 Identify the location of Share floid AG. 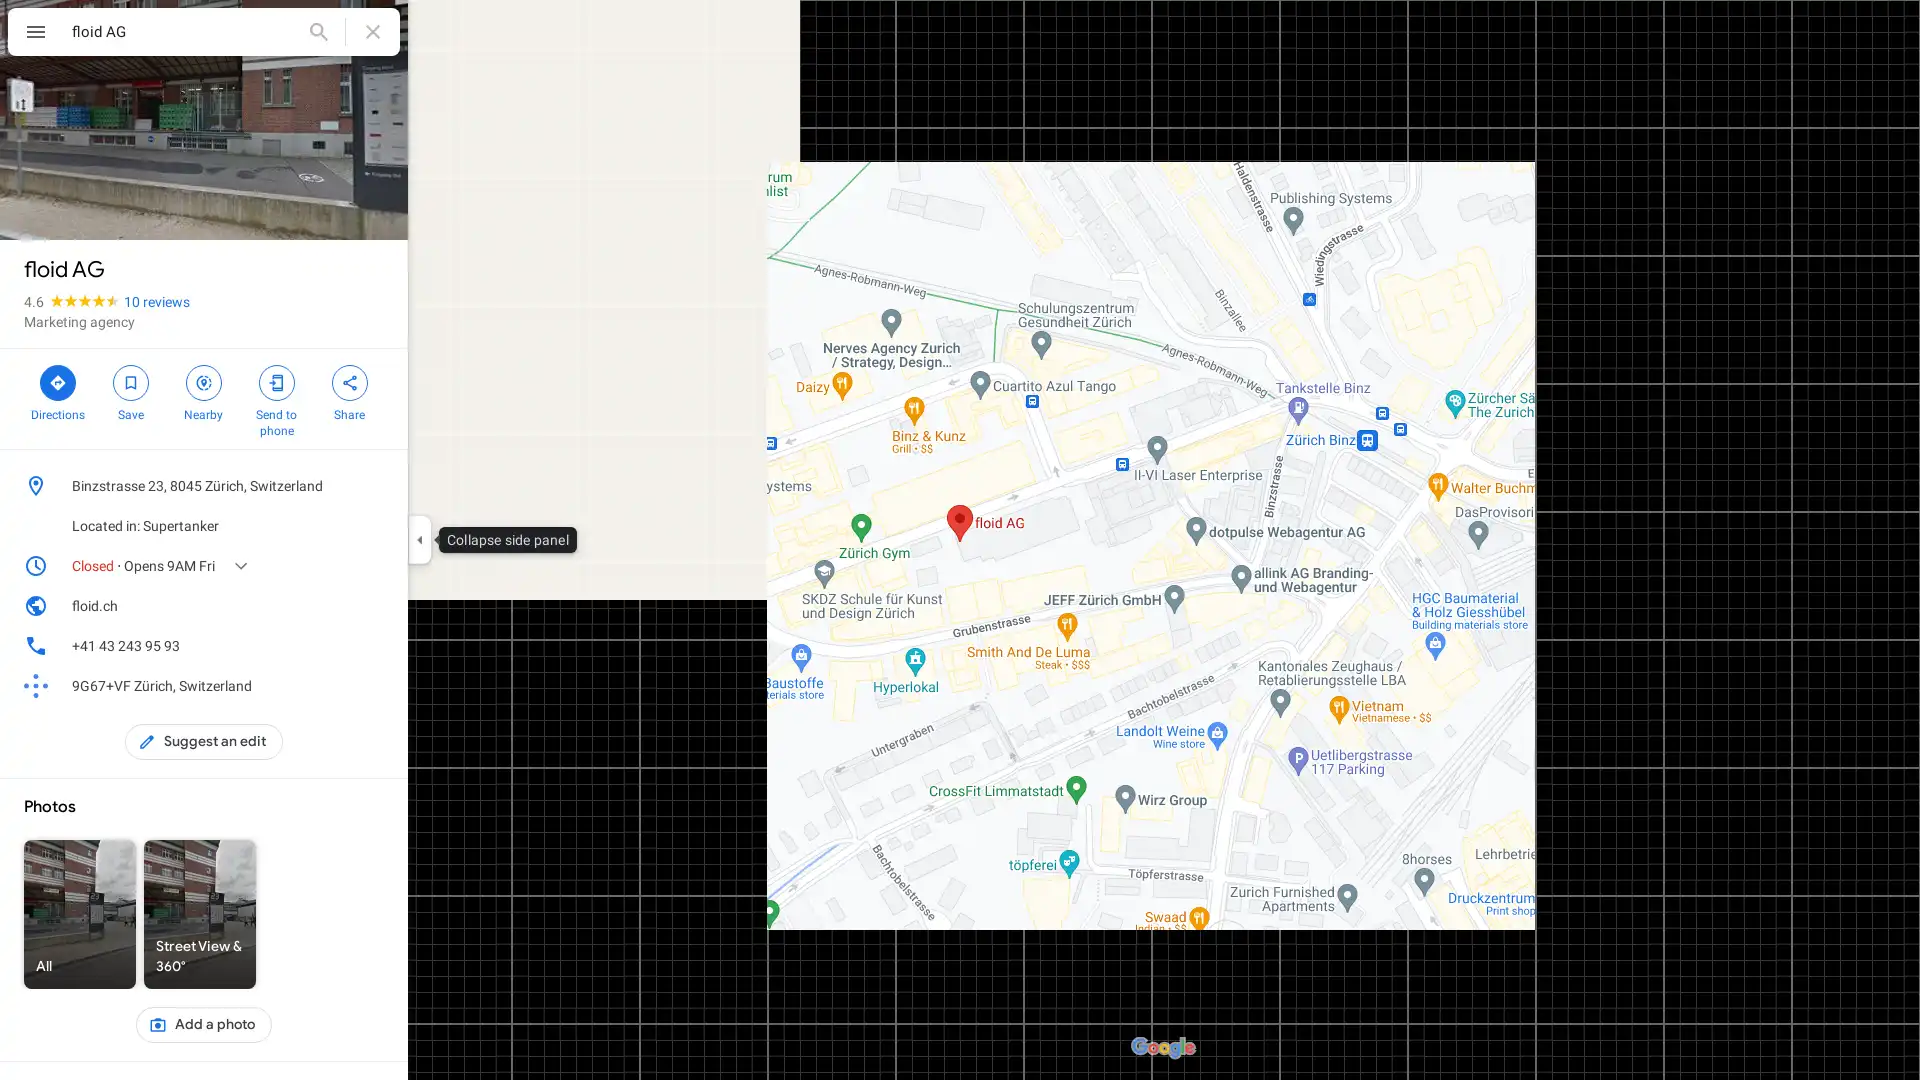
(349, 390).